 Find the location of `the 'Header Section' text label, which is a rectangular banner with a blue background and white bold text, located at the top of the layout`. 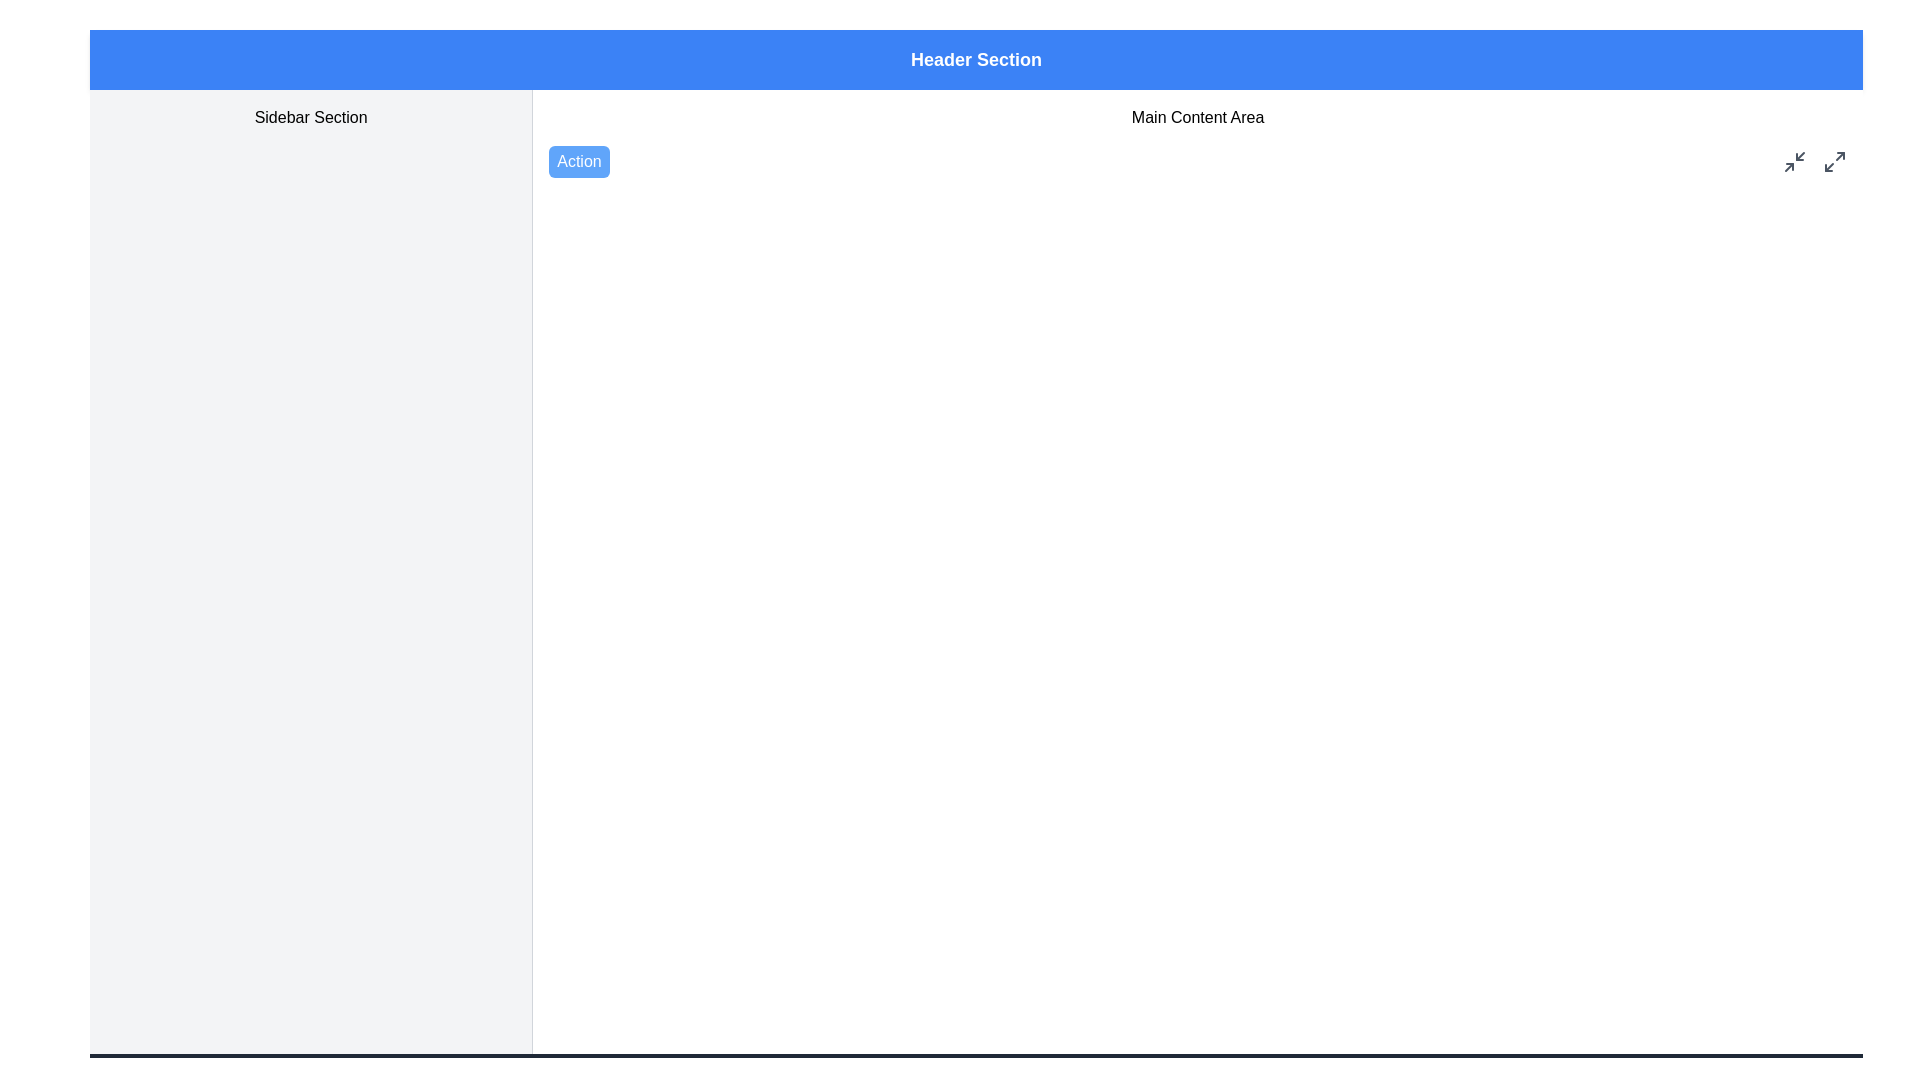

the 'Header Section' text label, which is a rectangular banner with a blue background and white bold text, located at the top of the layout is located at coordinates (976, 59).